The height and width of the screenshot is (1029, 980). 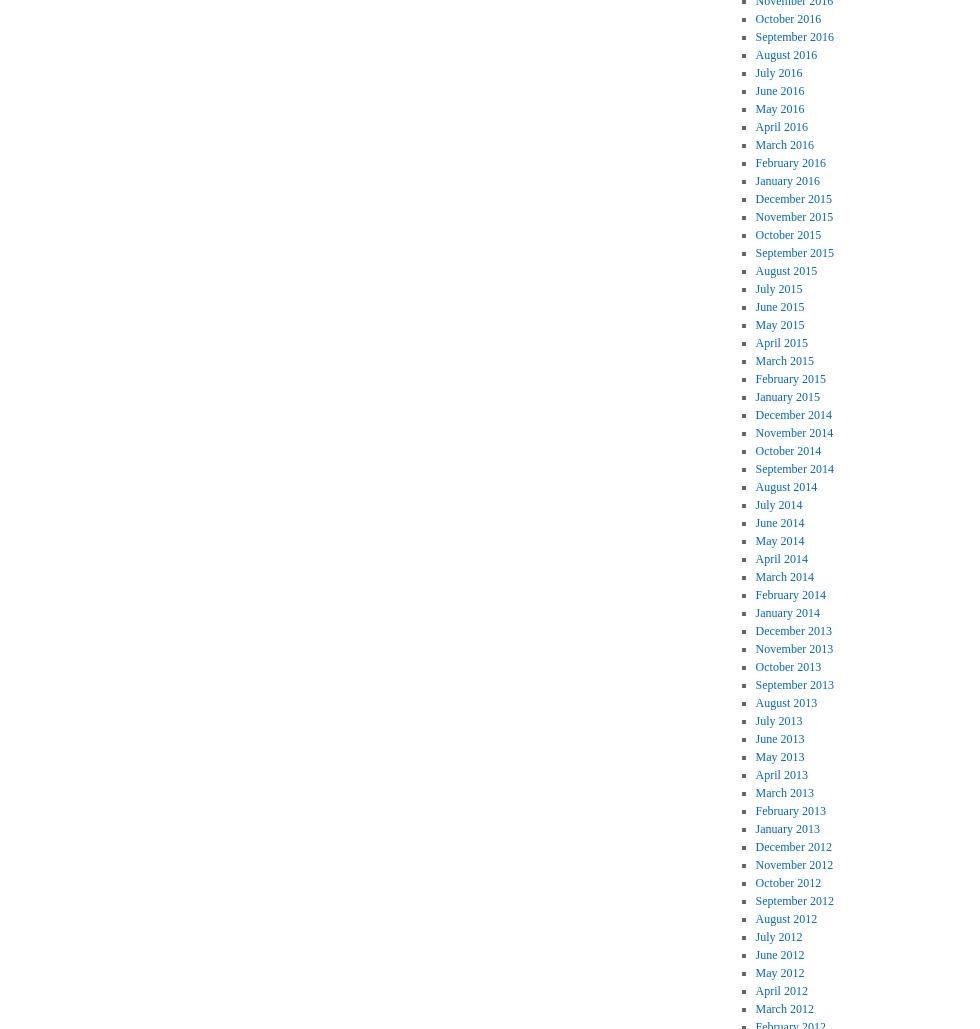 What do you see at coordinates (789, 377) in the screenshot?
I see `'February 2015'` at bounding box center [789, 377].